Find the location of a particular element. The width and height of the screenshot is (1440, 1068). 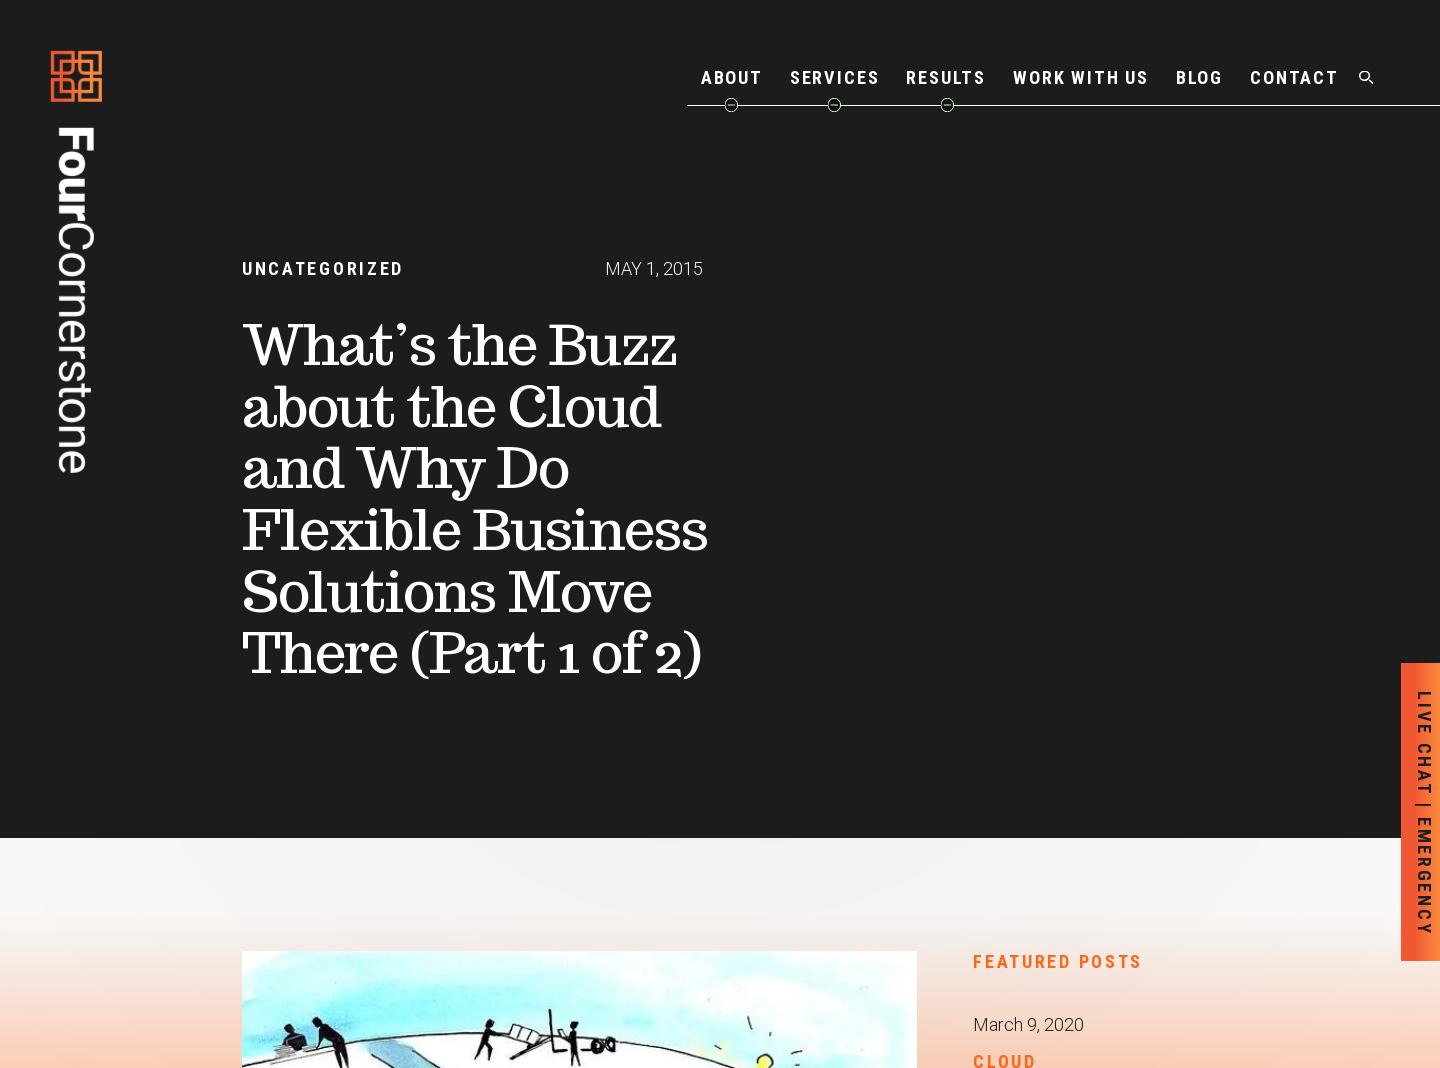

'May 1, 2015' is located at coordinates (653, 267).